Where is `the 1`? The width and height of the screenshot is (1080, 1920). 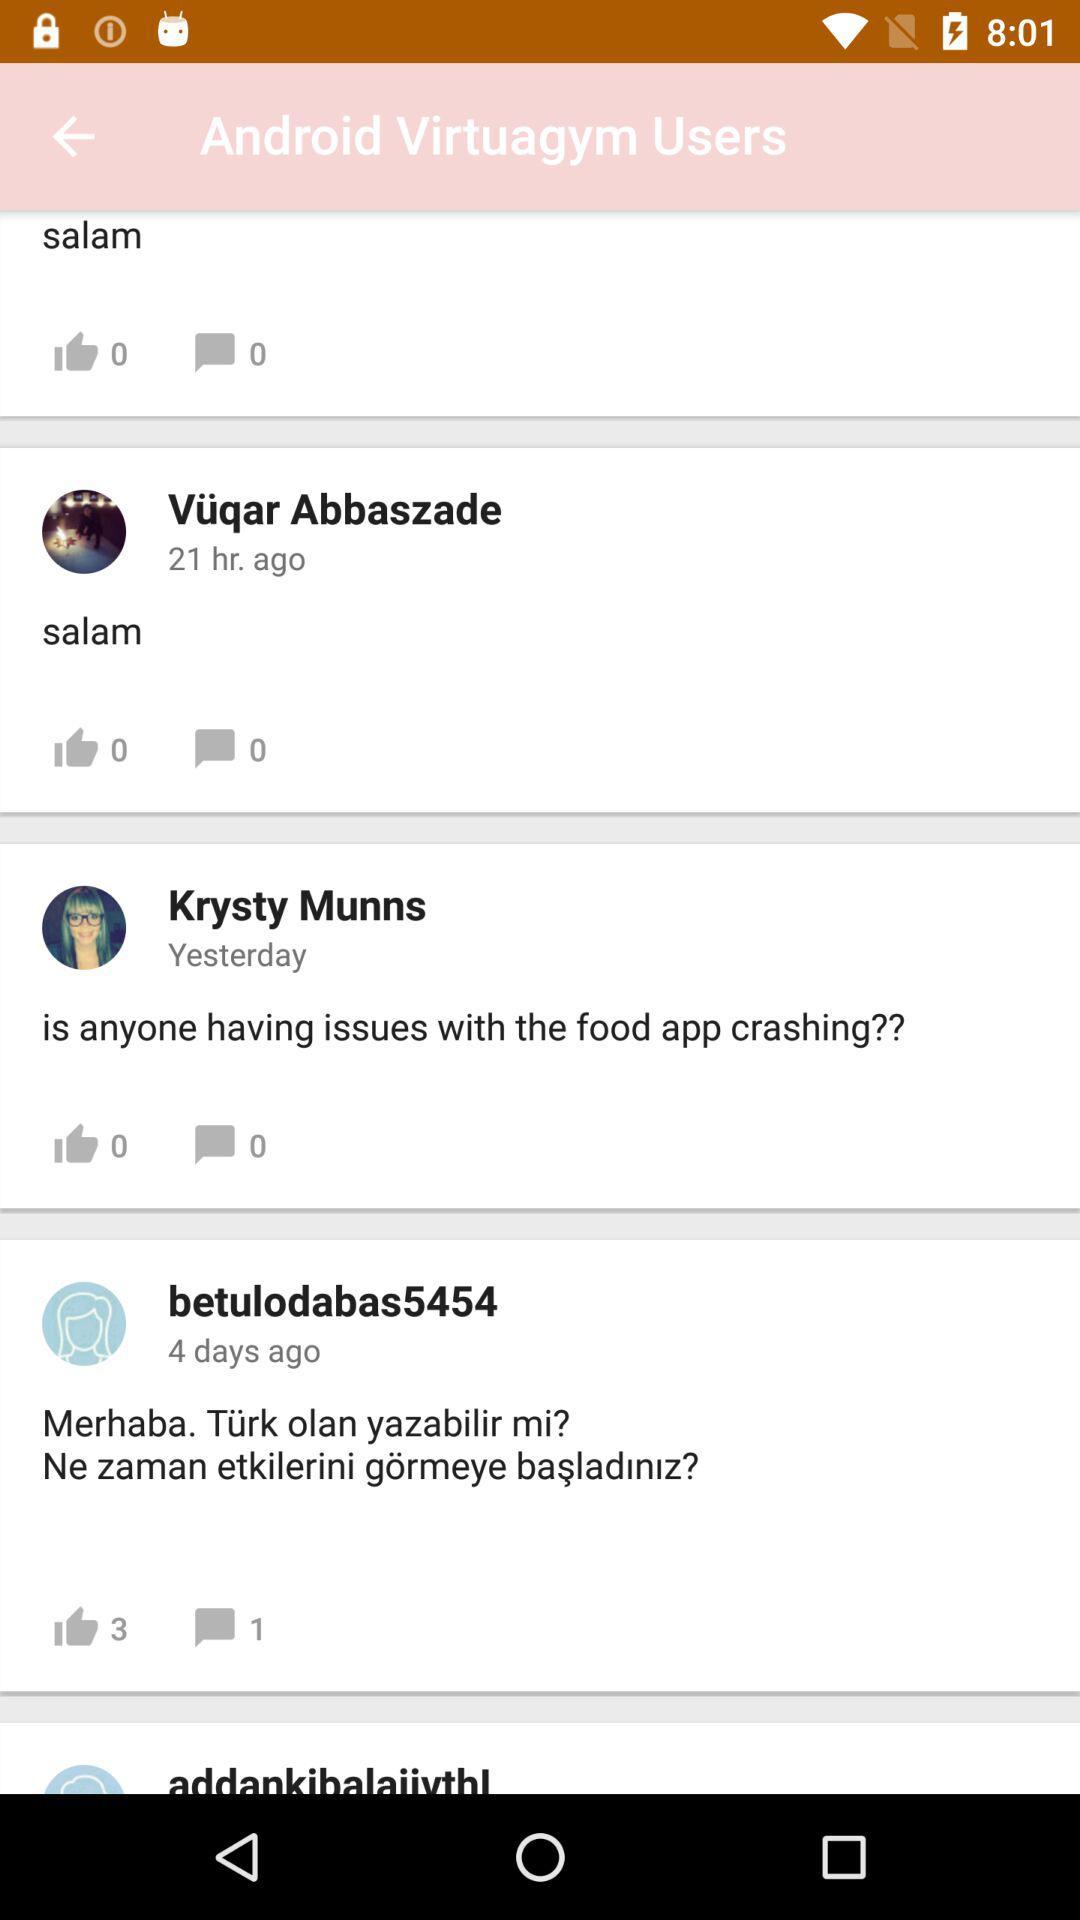 the 1 is located at coordinates (228, 1628).